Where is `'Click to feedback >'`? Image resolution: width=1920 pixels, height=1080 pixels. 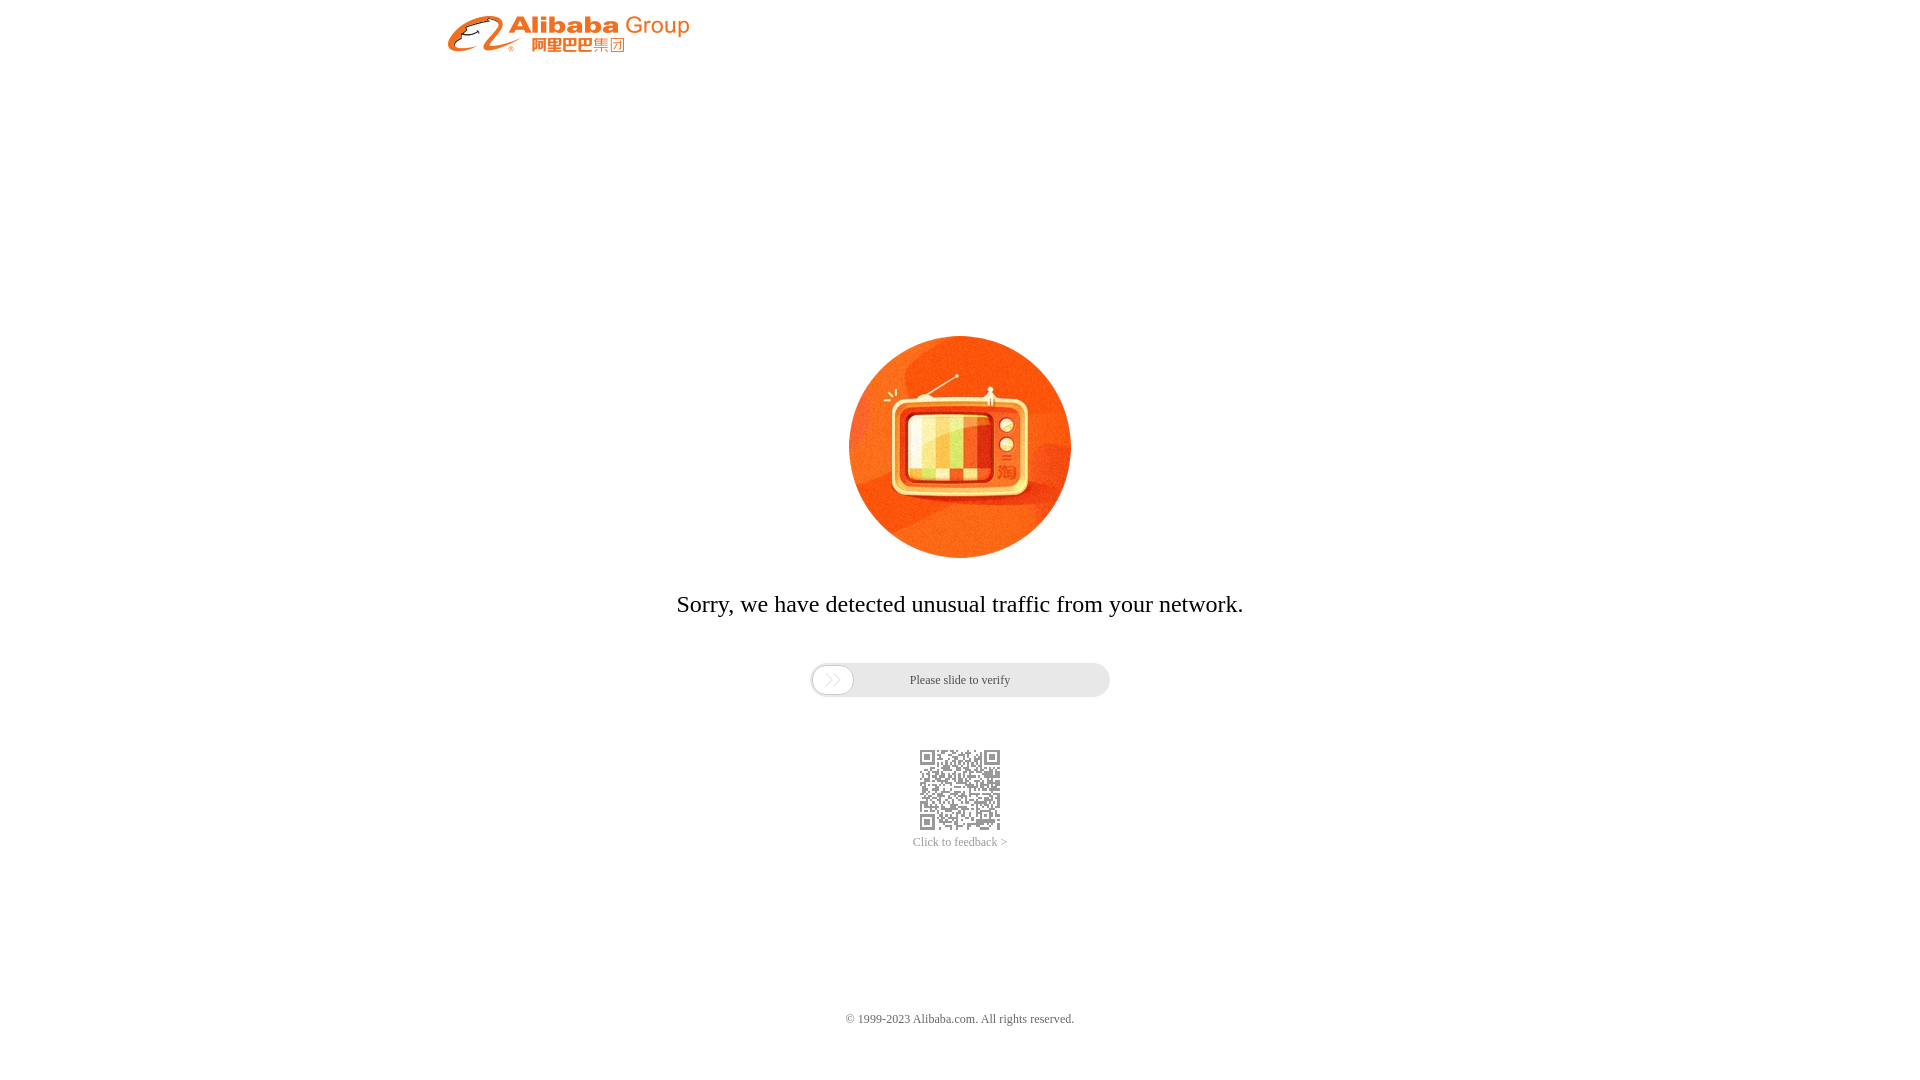 'Click to feedback >' is located at coordinates (960, 842).